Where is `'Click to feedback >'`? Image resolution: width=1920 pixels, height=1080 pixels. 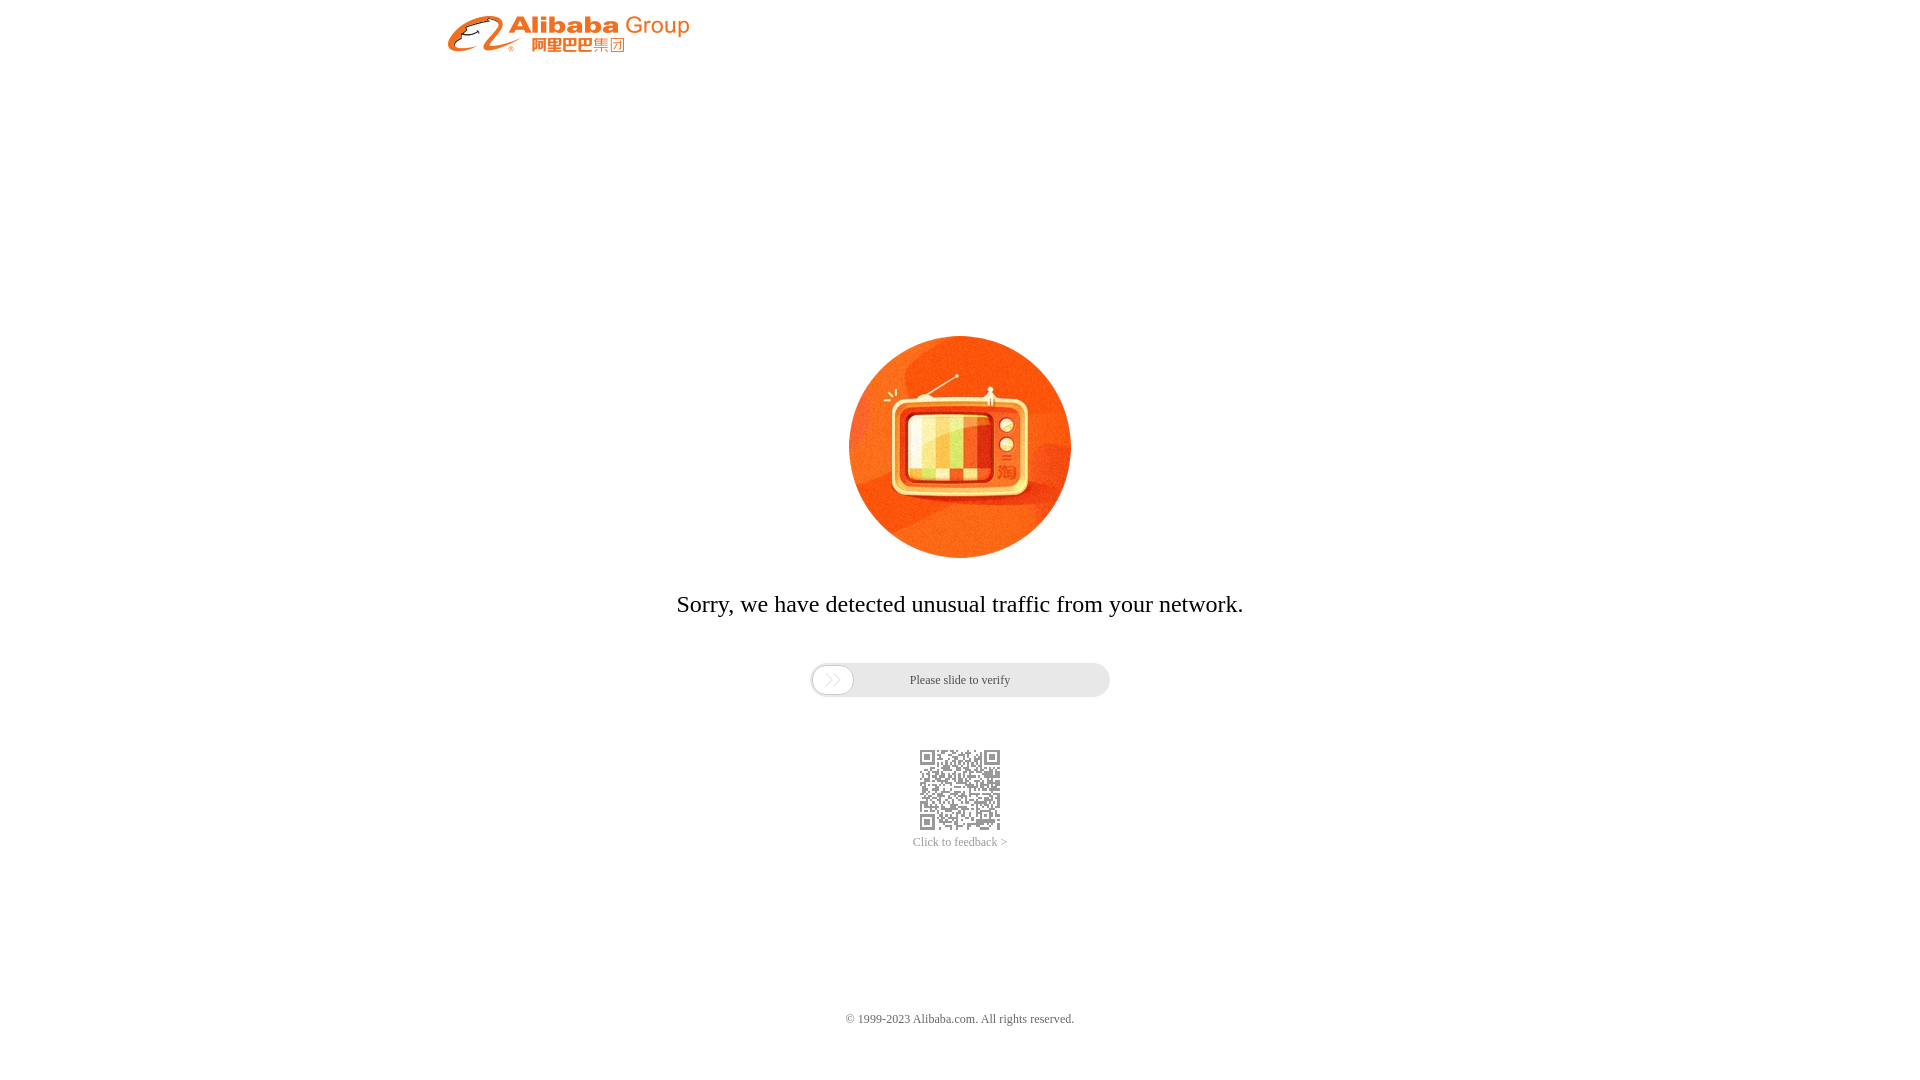 'Click to feedback >' is located at coordinates (960, 842).